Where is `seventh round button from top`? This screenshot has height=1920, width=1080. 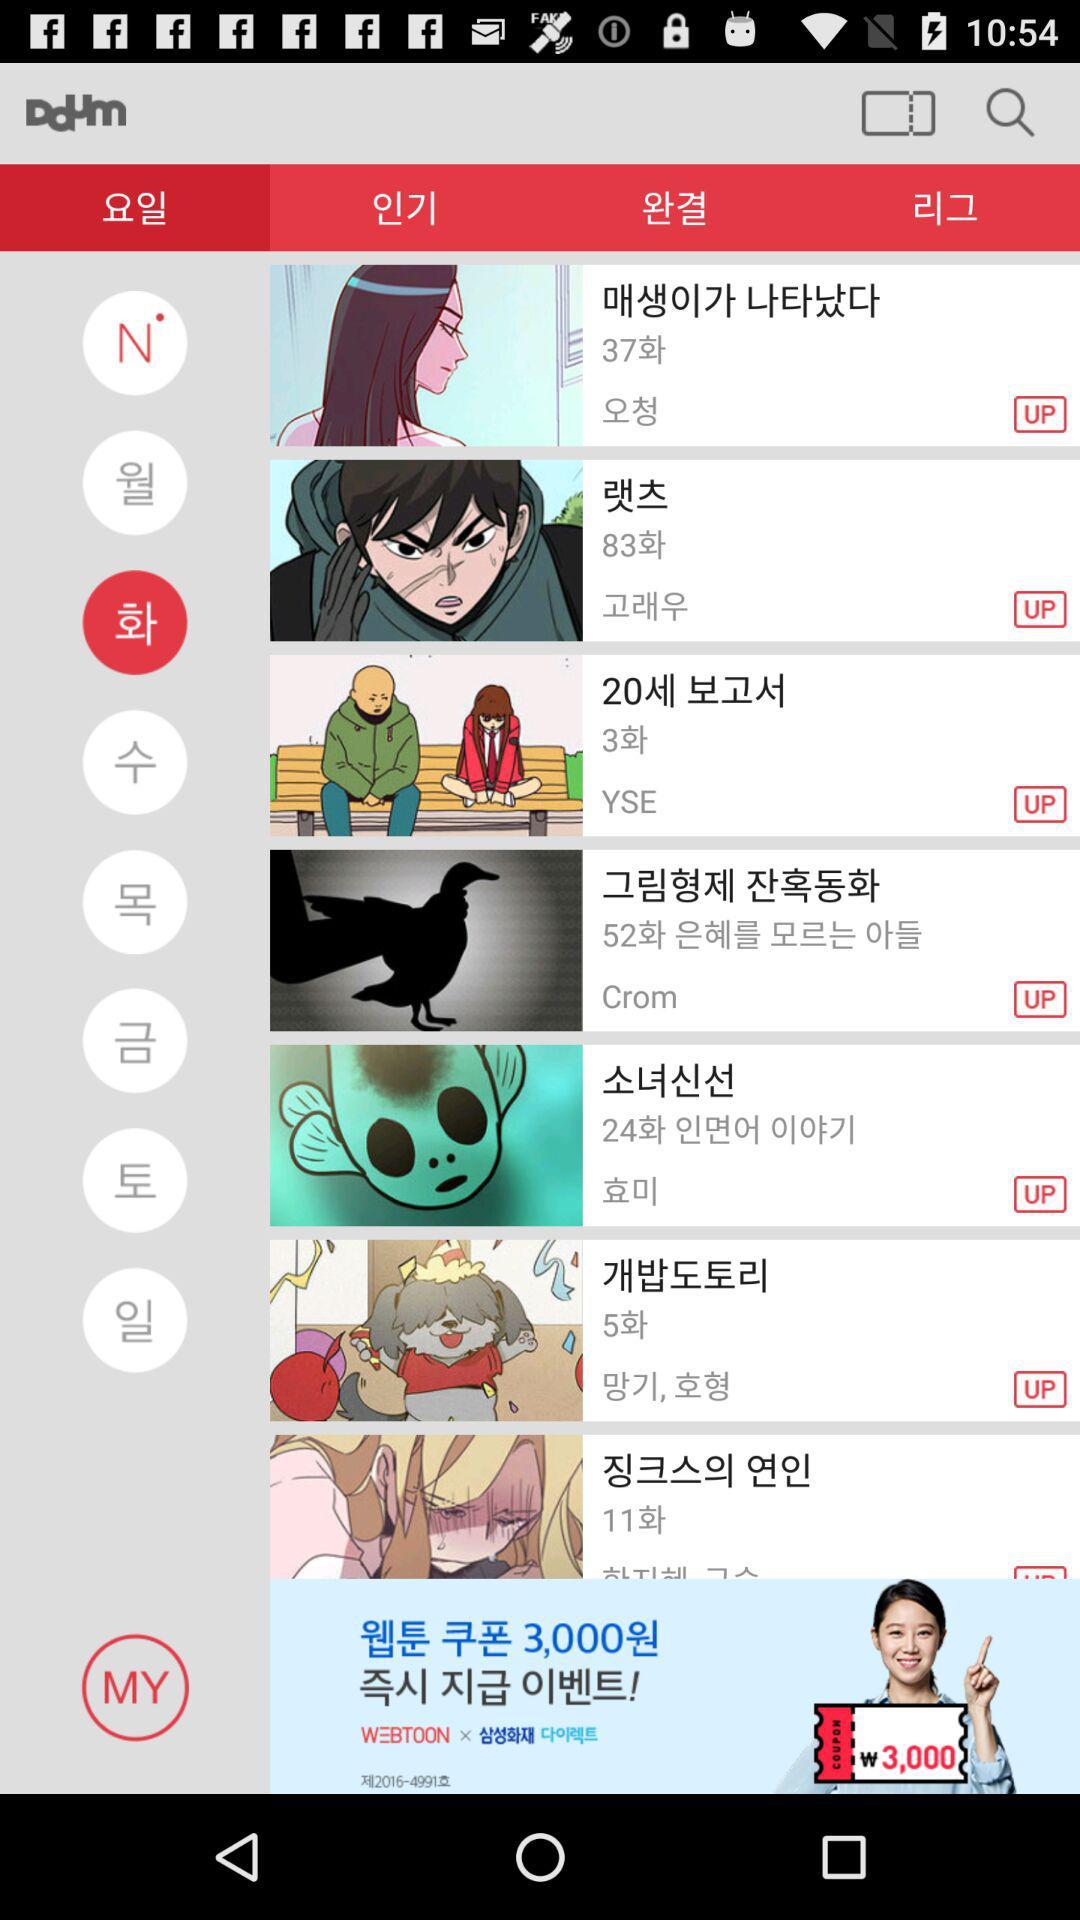 seventh round button from top is located at coordinates (135, 1180).